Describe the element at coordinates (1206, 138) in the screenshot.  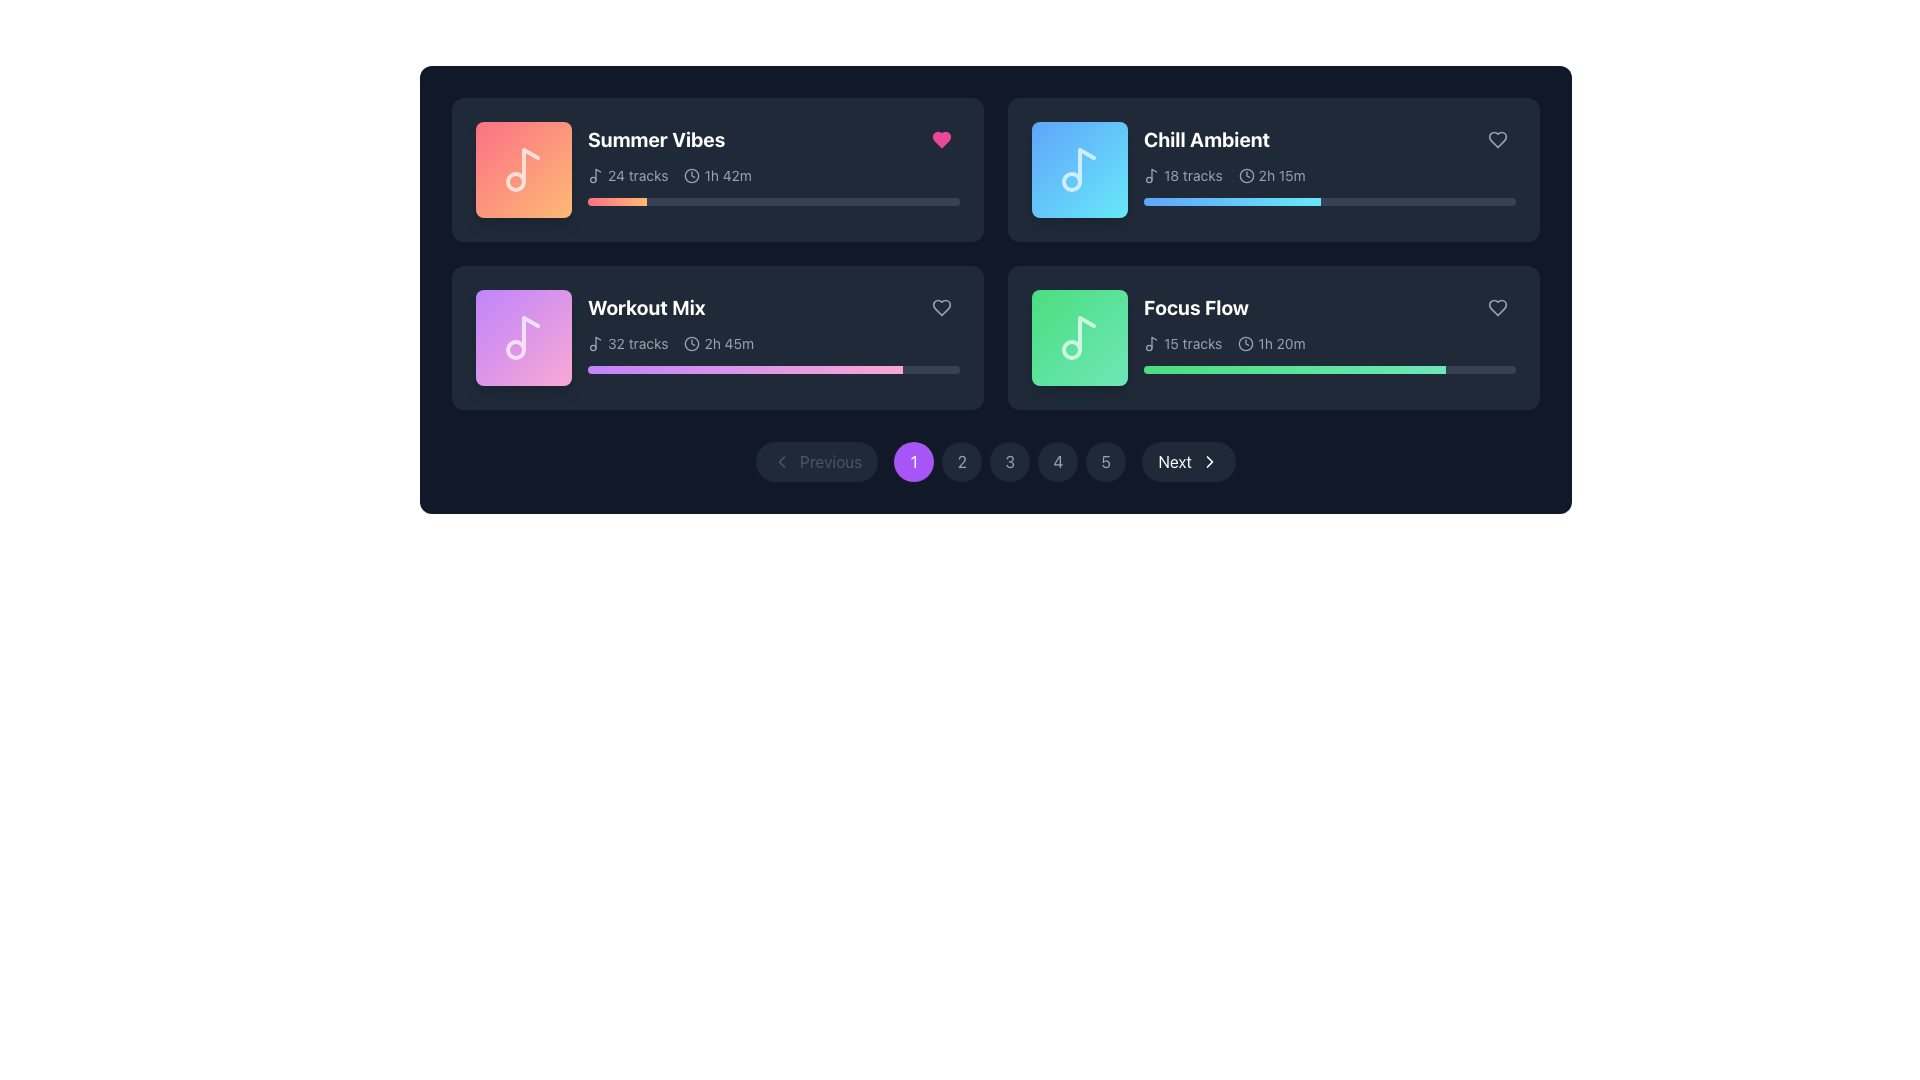
I see `text value of the 'Chill Ambient' label located in the upper-right card of the grid layout, positioned above track metadata and to the right of the musical note icon` at that location.